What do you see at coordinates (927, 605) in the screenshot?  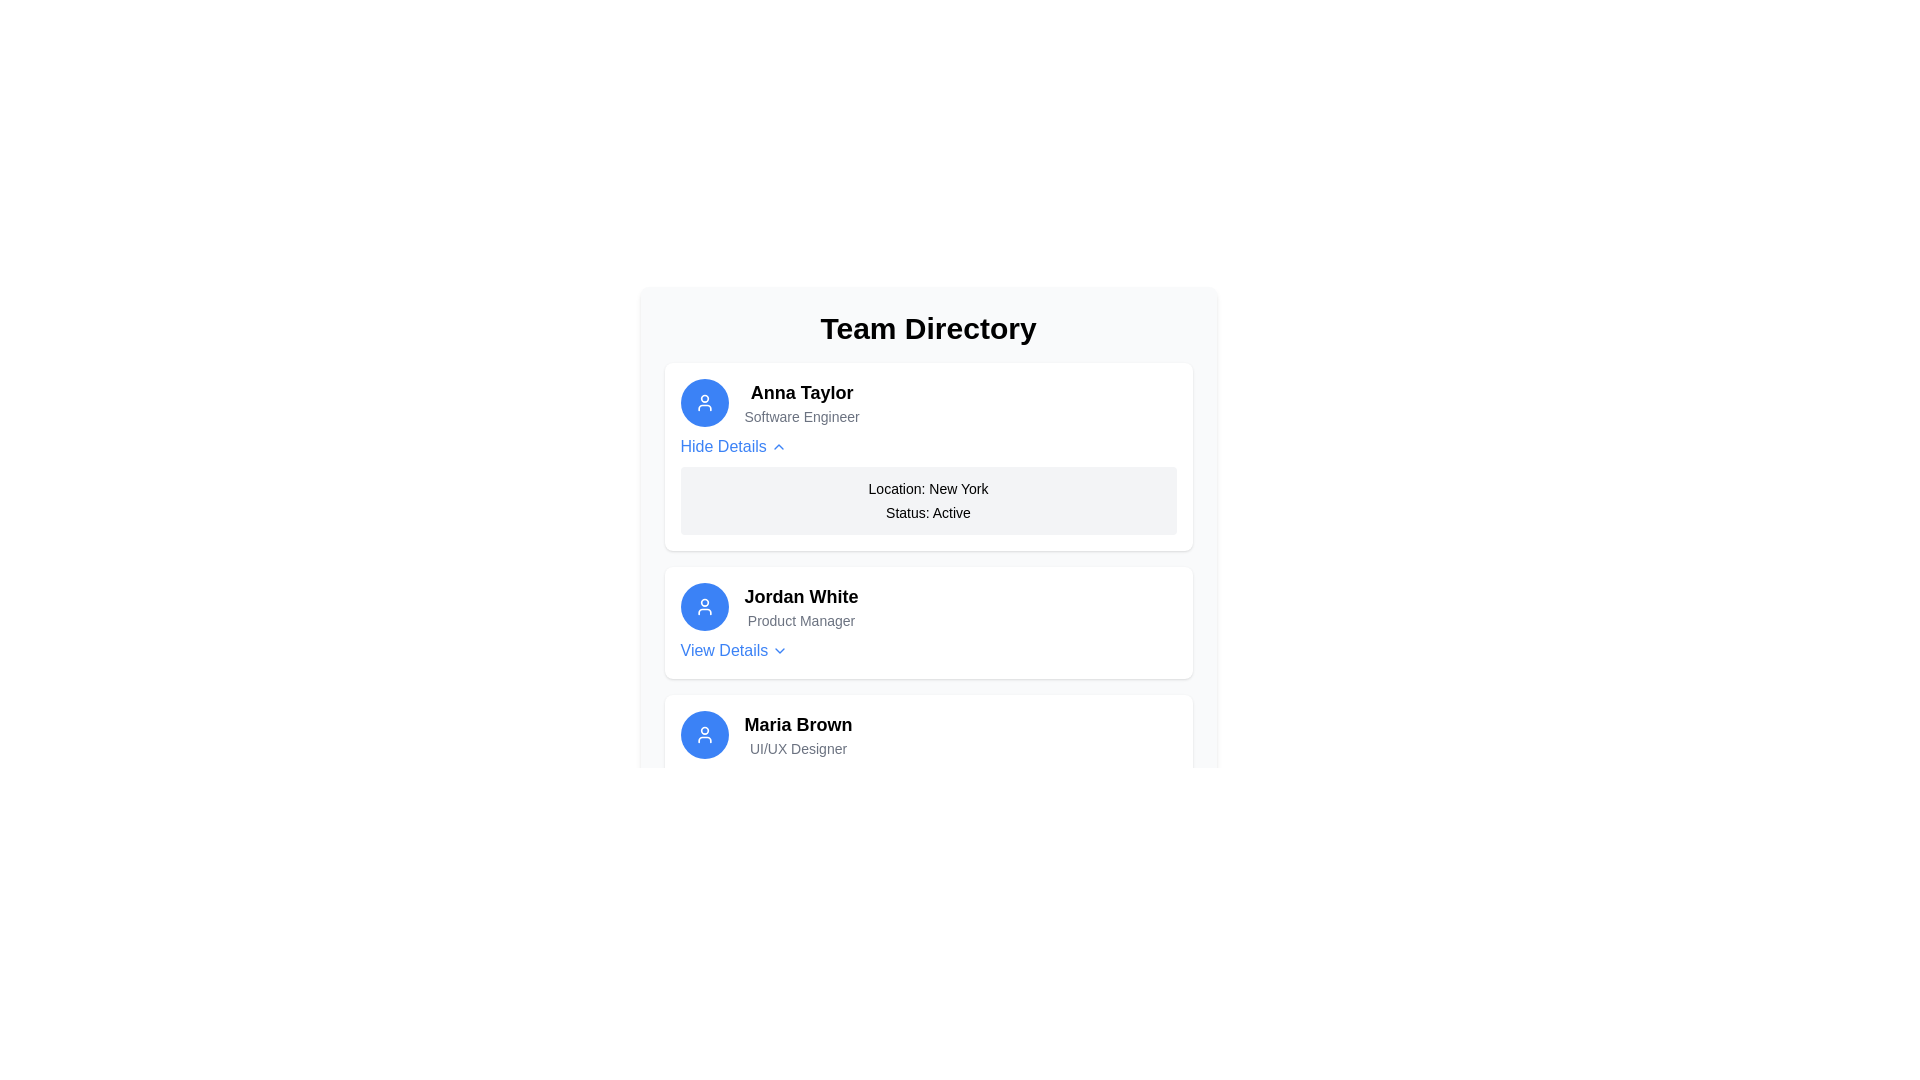 I see `the Profile information card for 'Jordan White', which is the second profile in the list, featuring a circular blue avatar and the name 'Jordan White' in bold` at bounding box center [927, 605].